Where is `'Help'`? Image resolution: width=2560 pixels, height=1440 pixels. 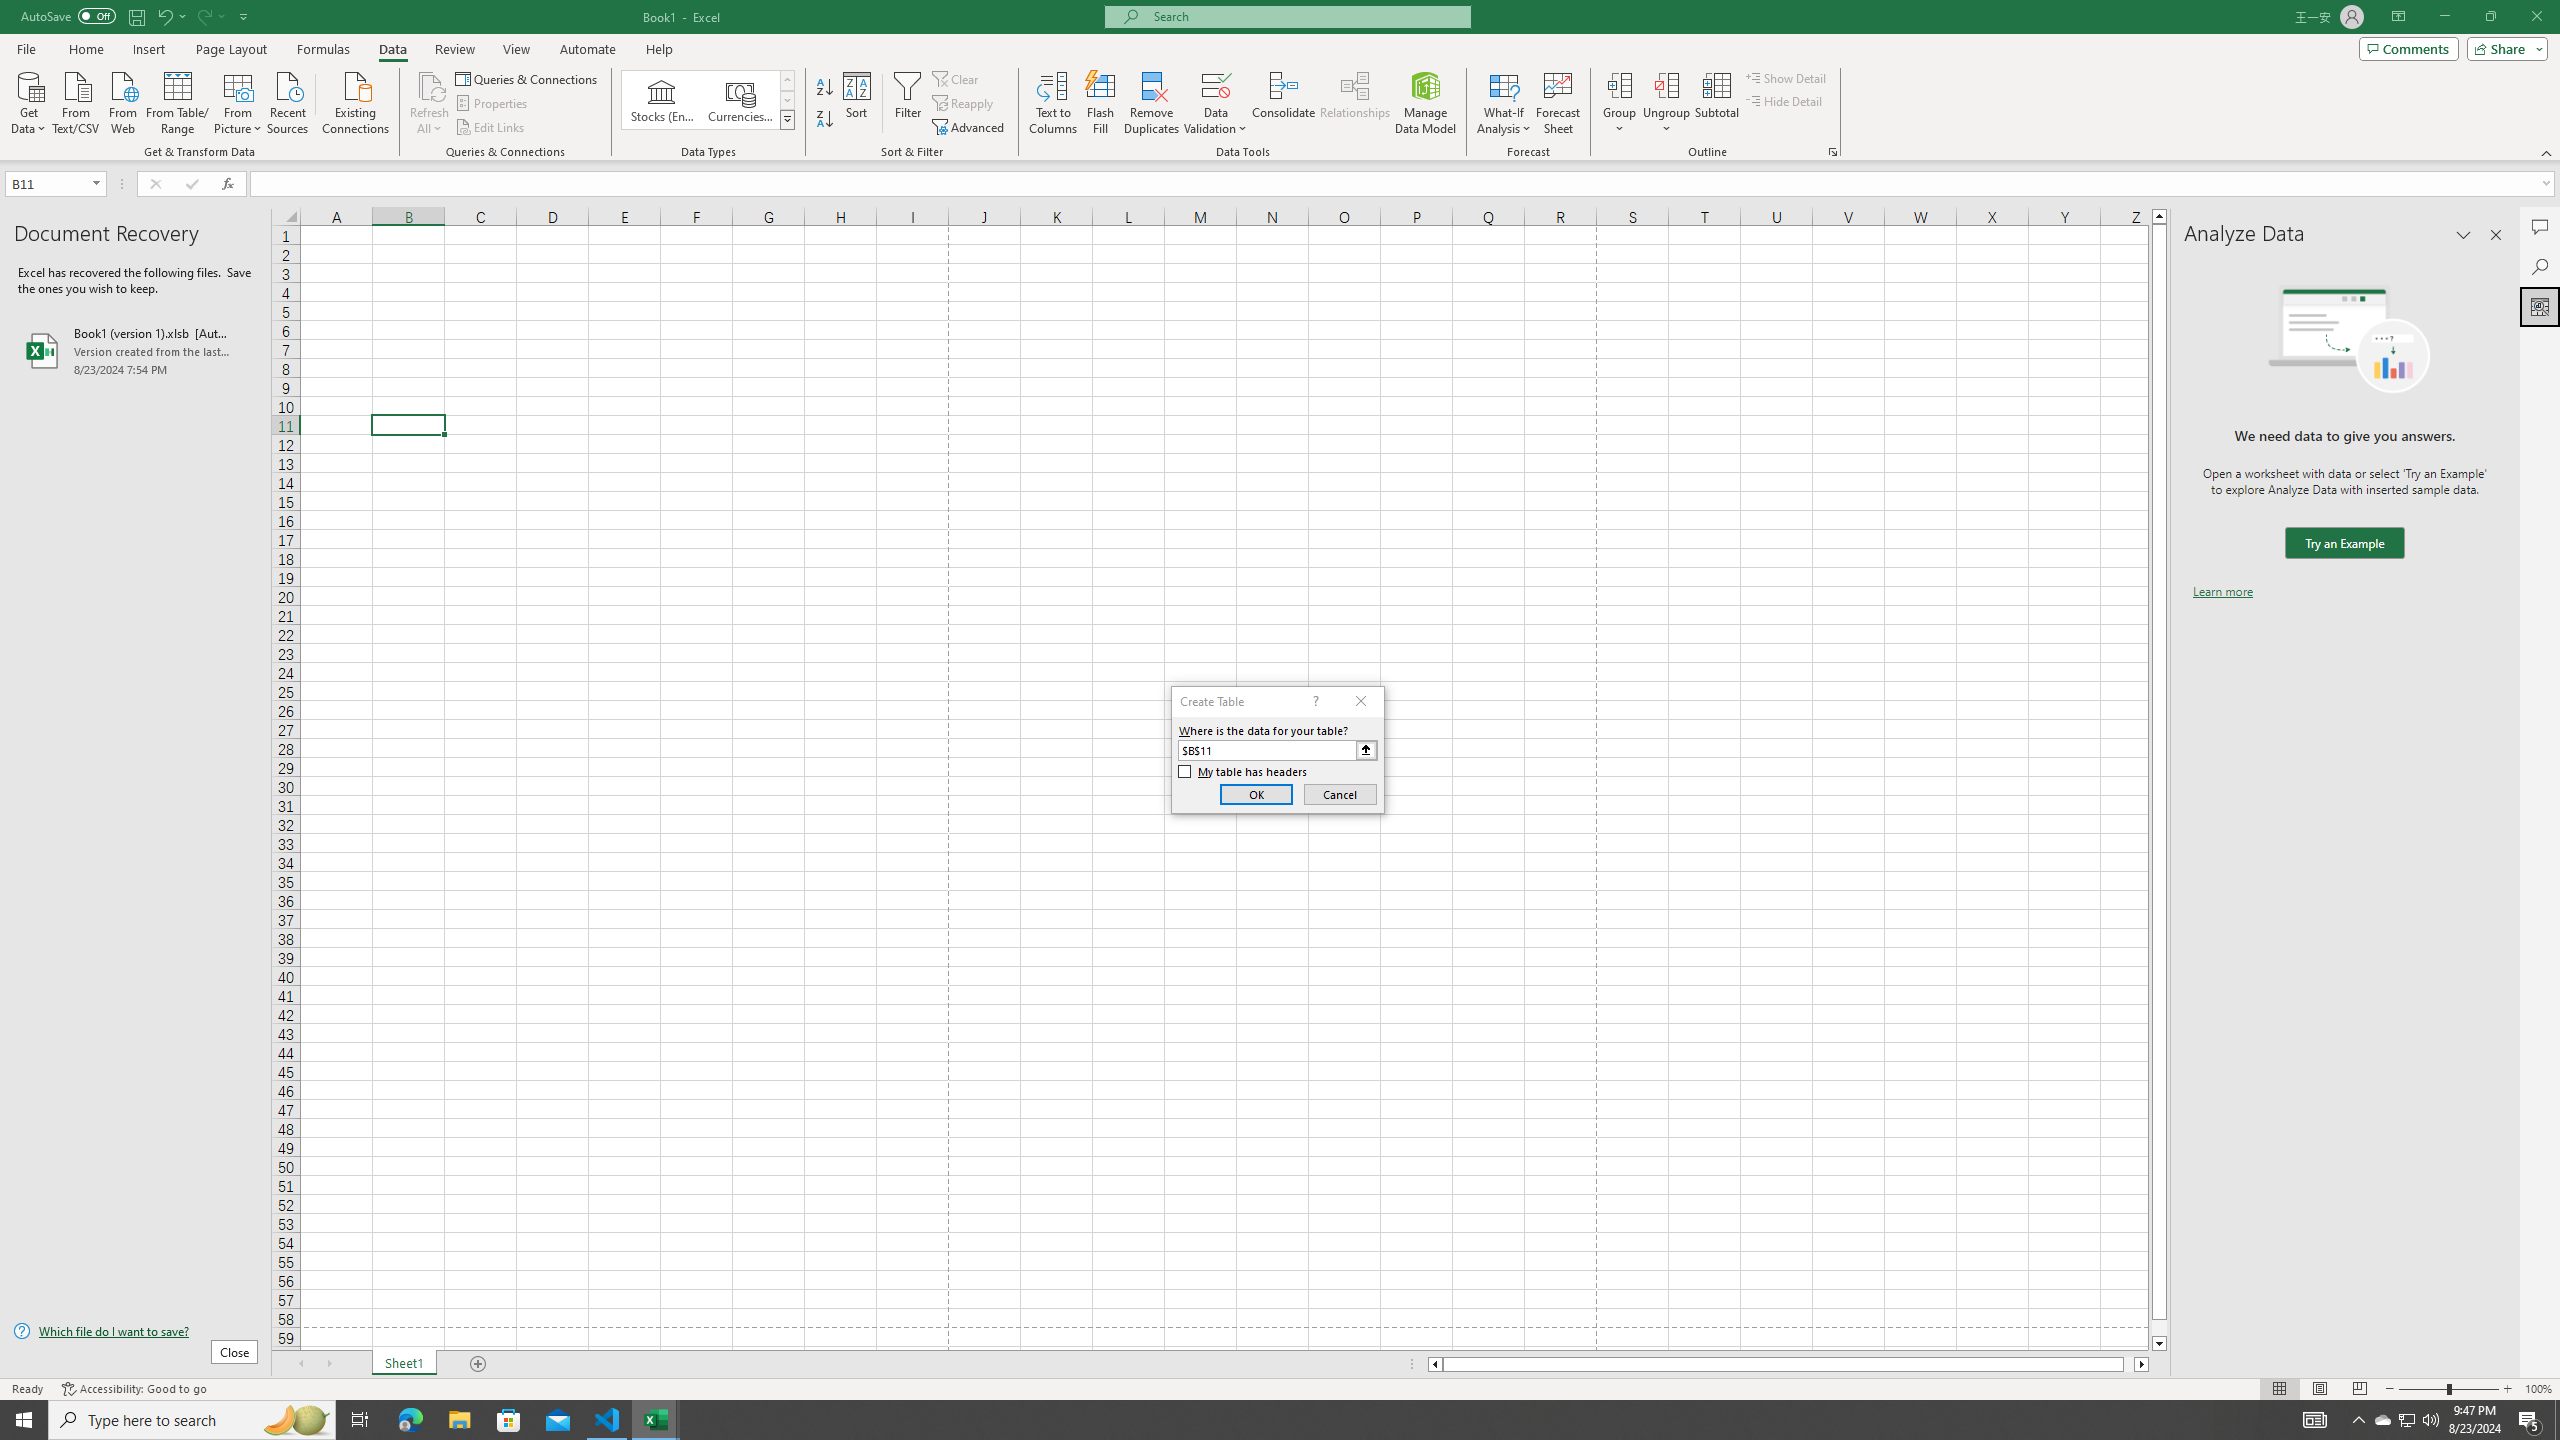
'Help' is located at coordinates (659, 49).